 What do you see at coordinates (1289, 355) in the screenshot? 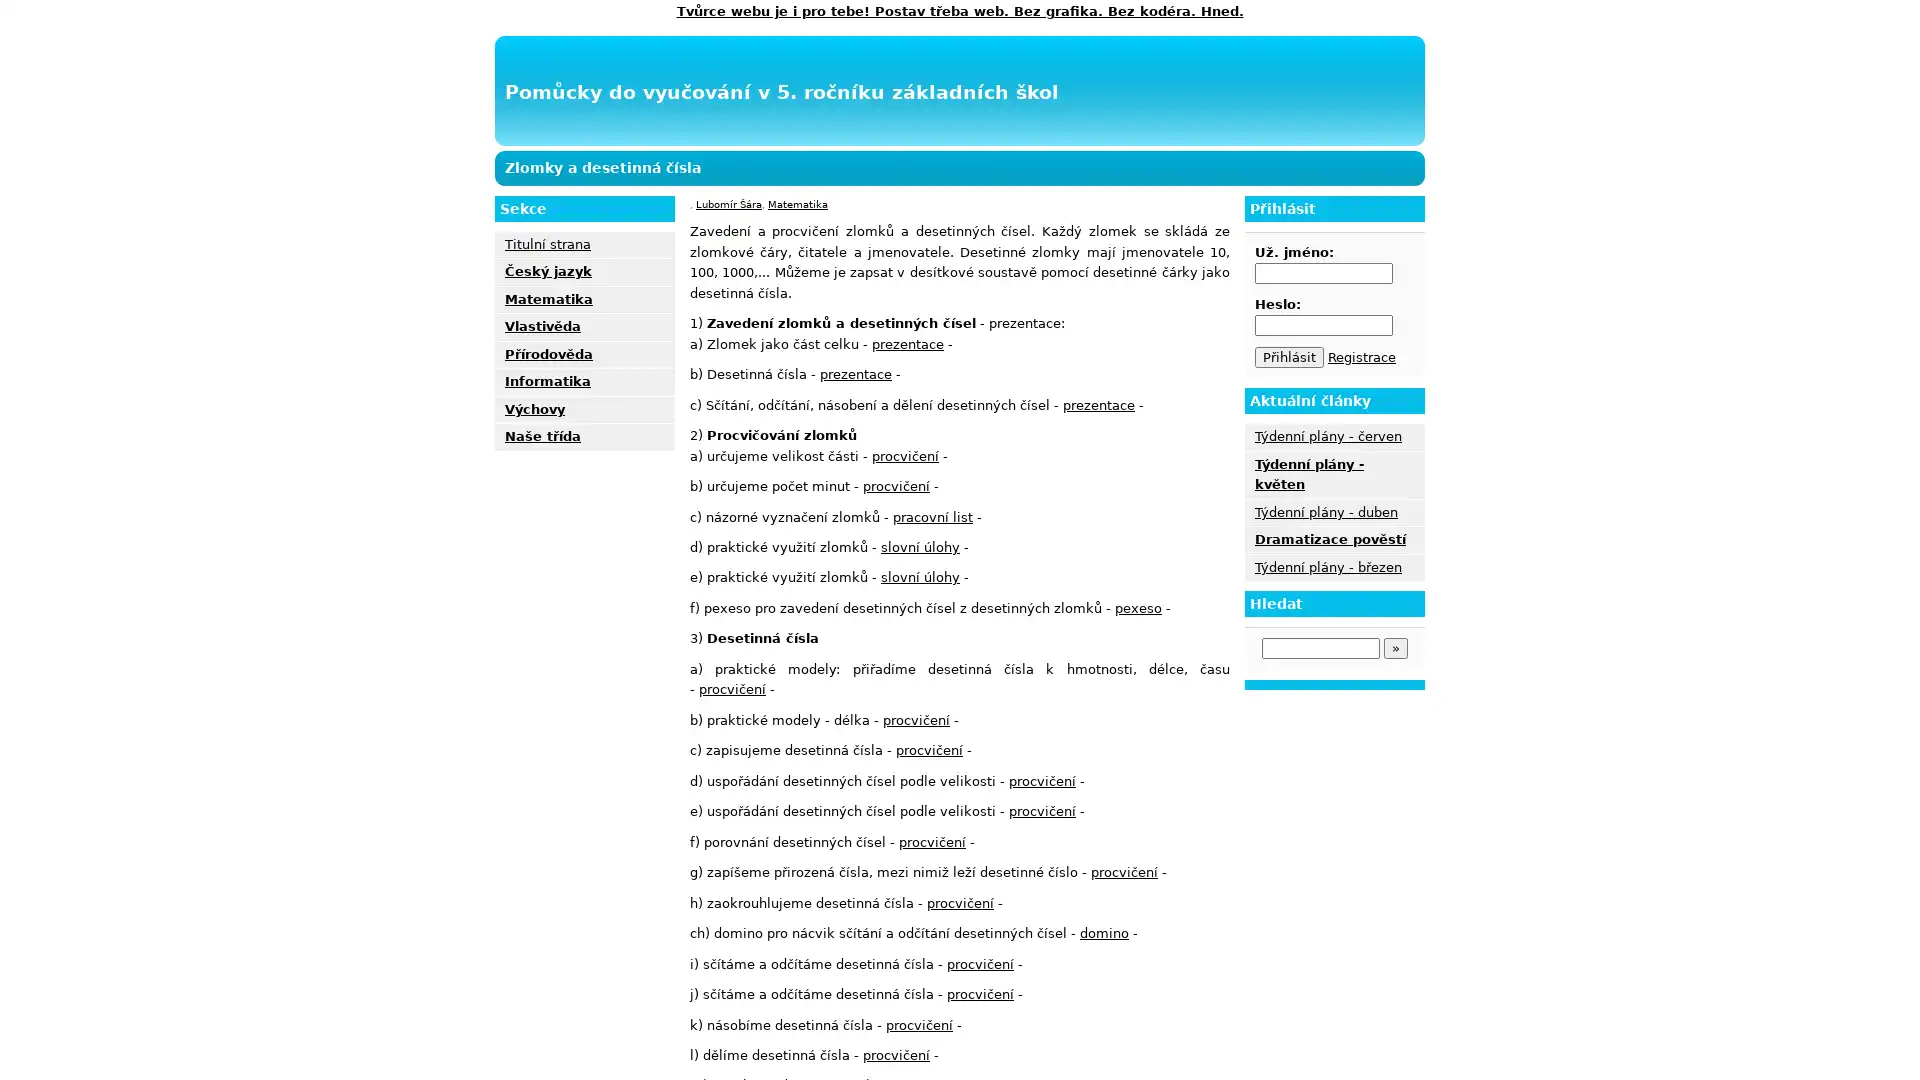
I see `Prihlasit` at bounding box center [1289, 355].